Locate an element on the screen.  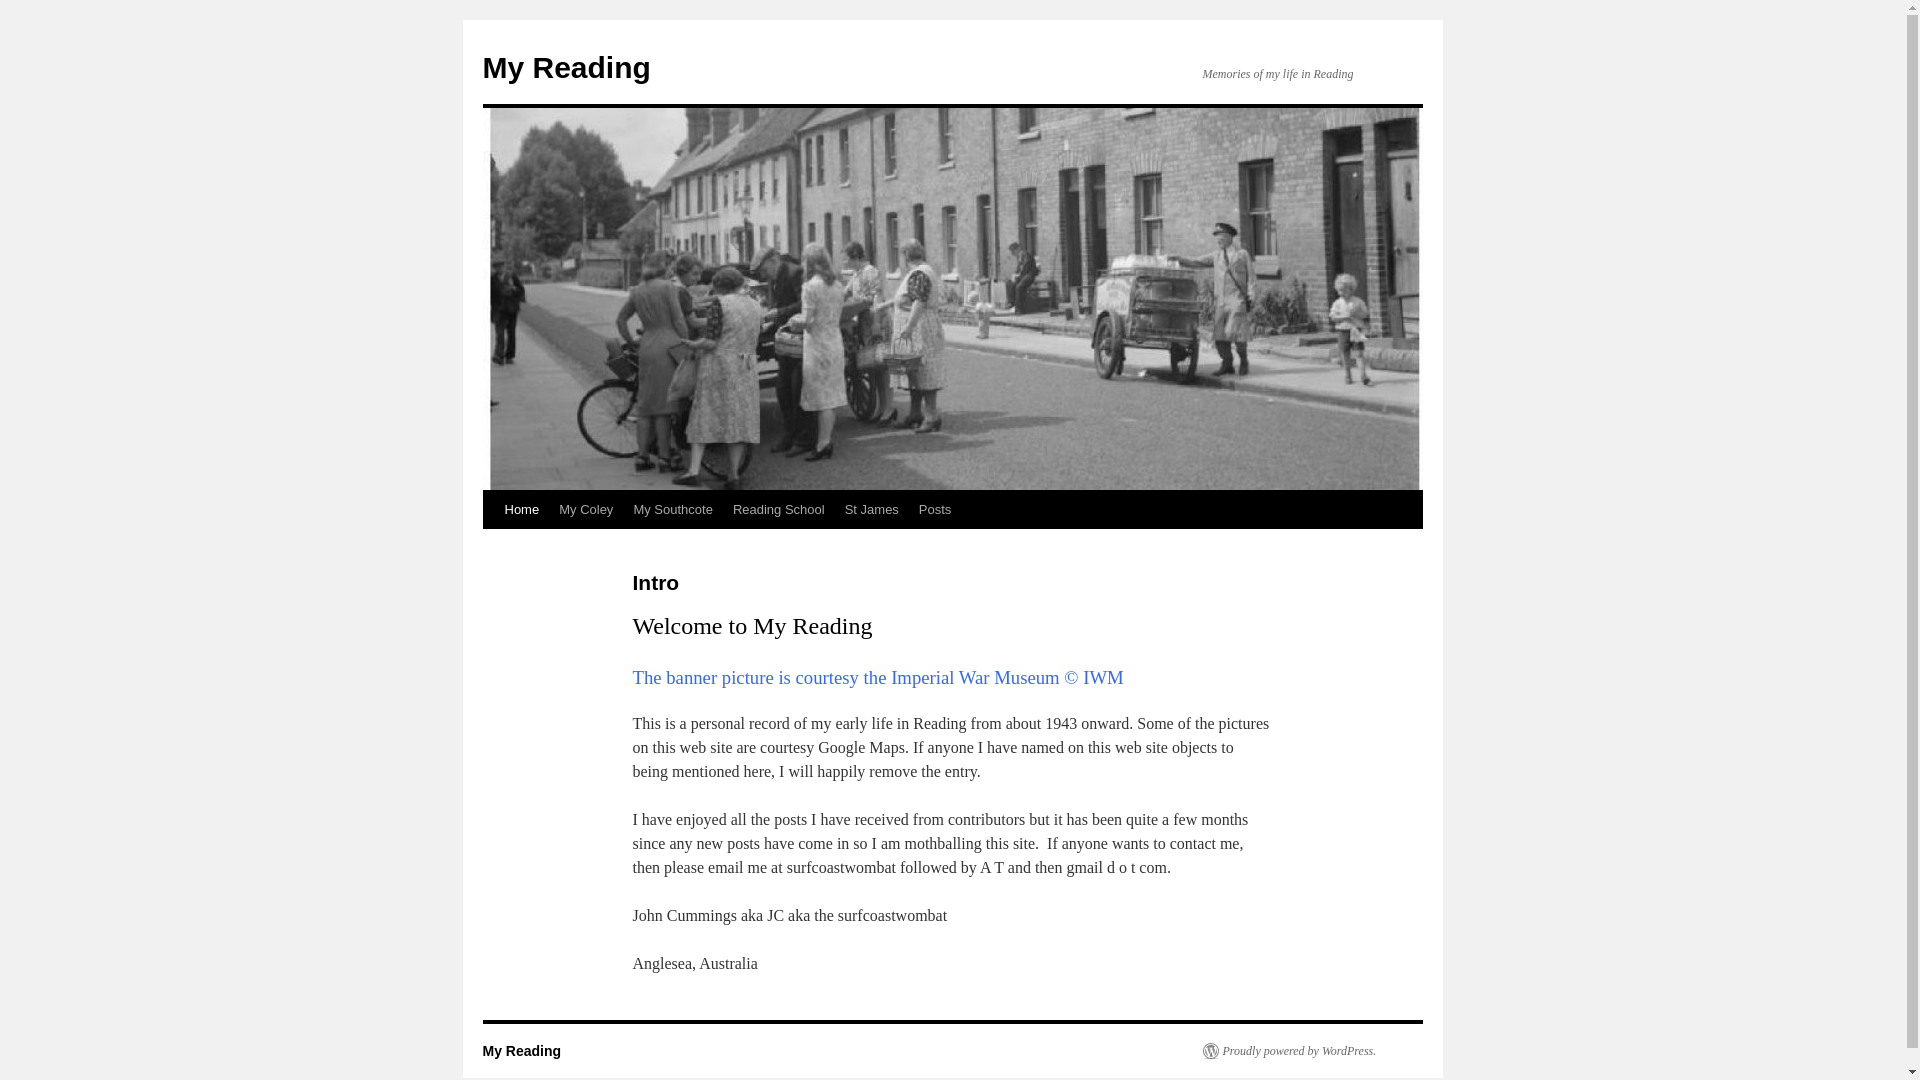
'My Reading' is located at coordinates (565, 66).